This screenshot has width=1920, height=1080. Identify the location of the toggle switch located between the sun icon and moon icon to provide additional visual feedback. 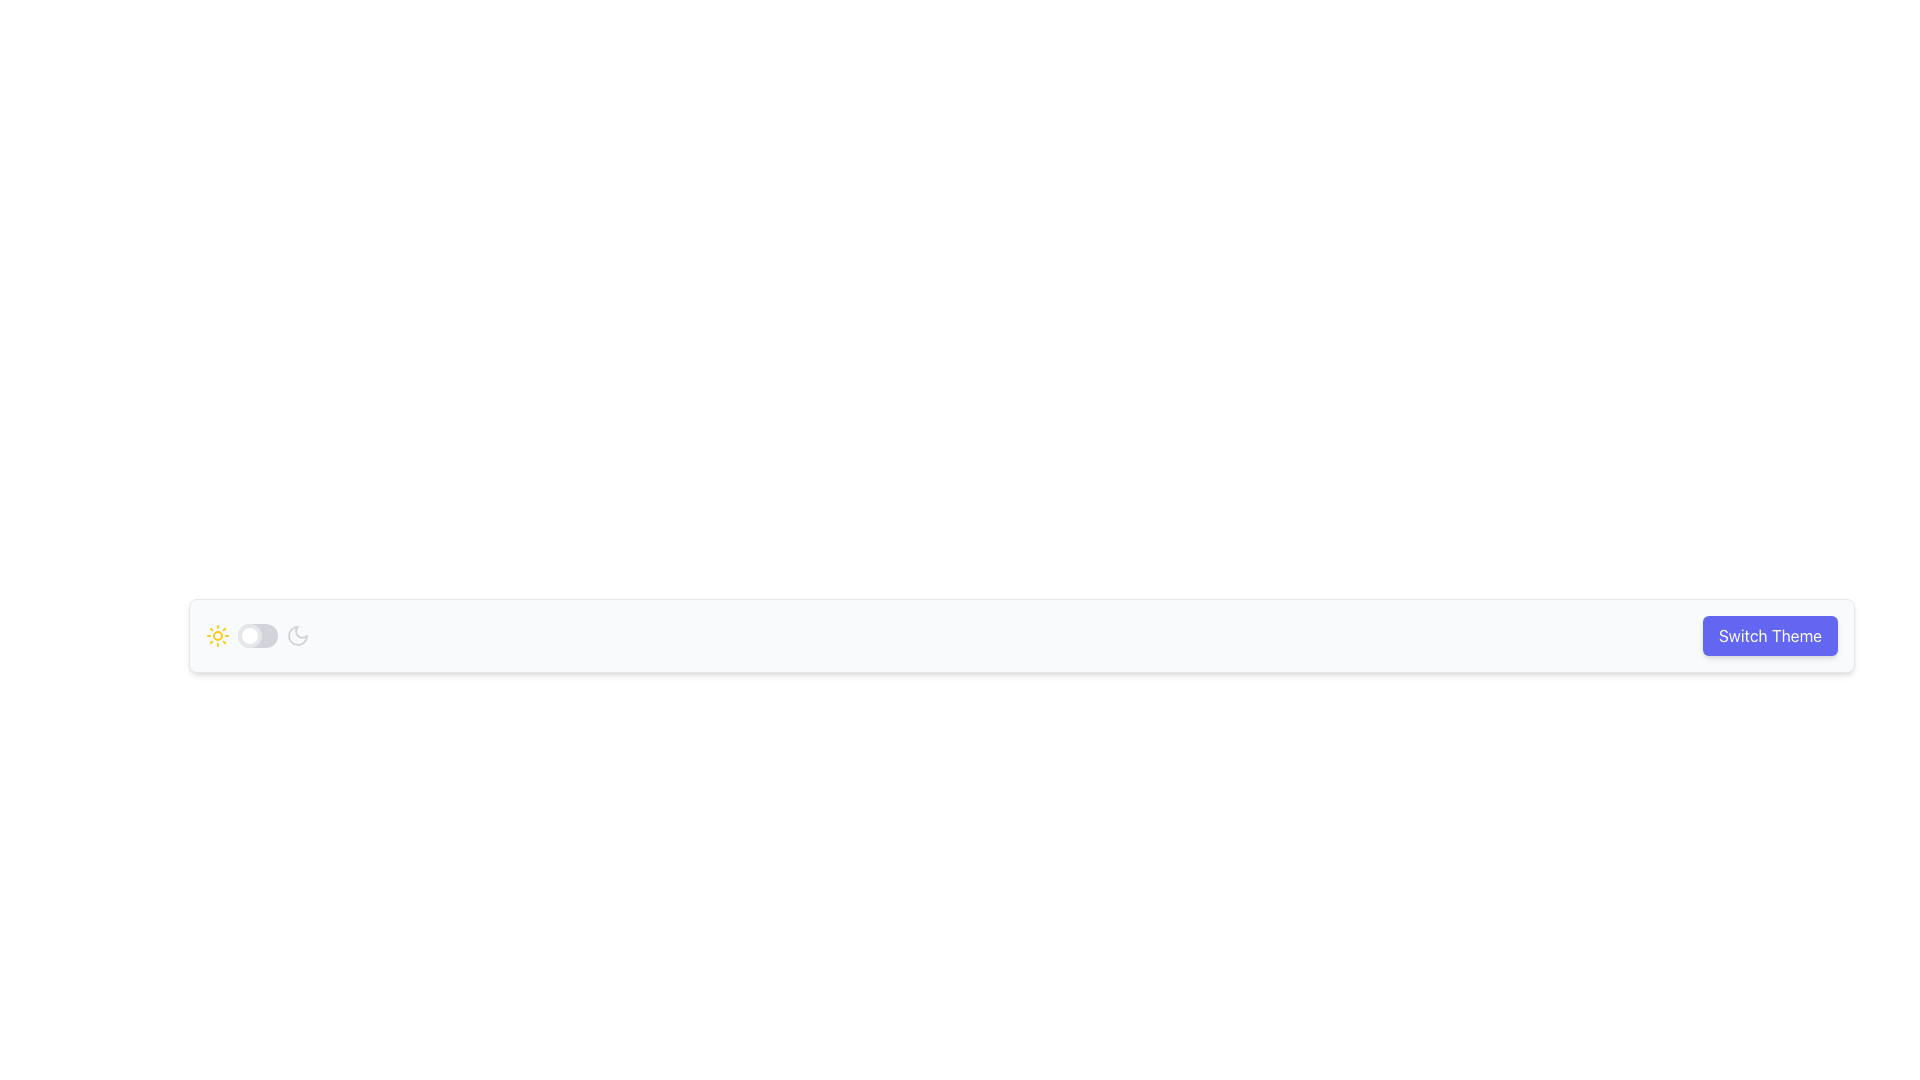
(257, 636).